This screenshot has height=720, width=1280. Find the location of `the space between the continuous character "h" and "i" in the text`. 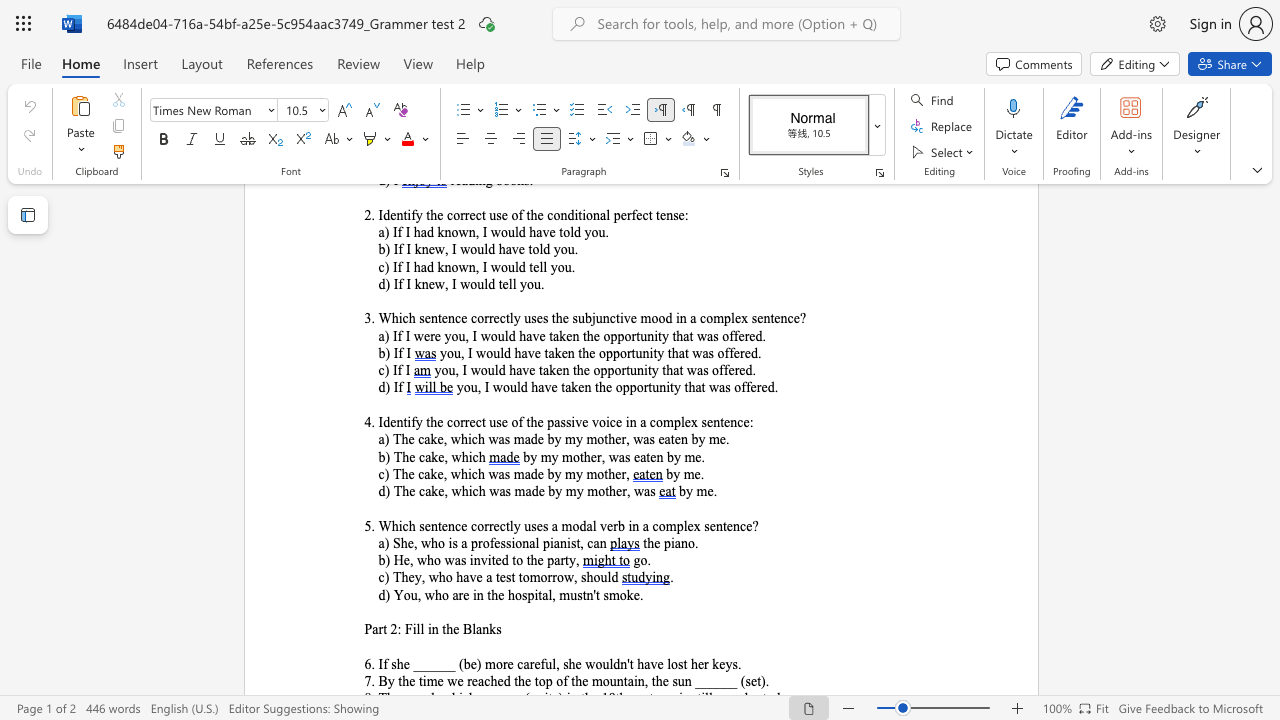

the space between the continuous character "h" and "i" in the text is located at coordinates (397, 525).